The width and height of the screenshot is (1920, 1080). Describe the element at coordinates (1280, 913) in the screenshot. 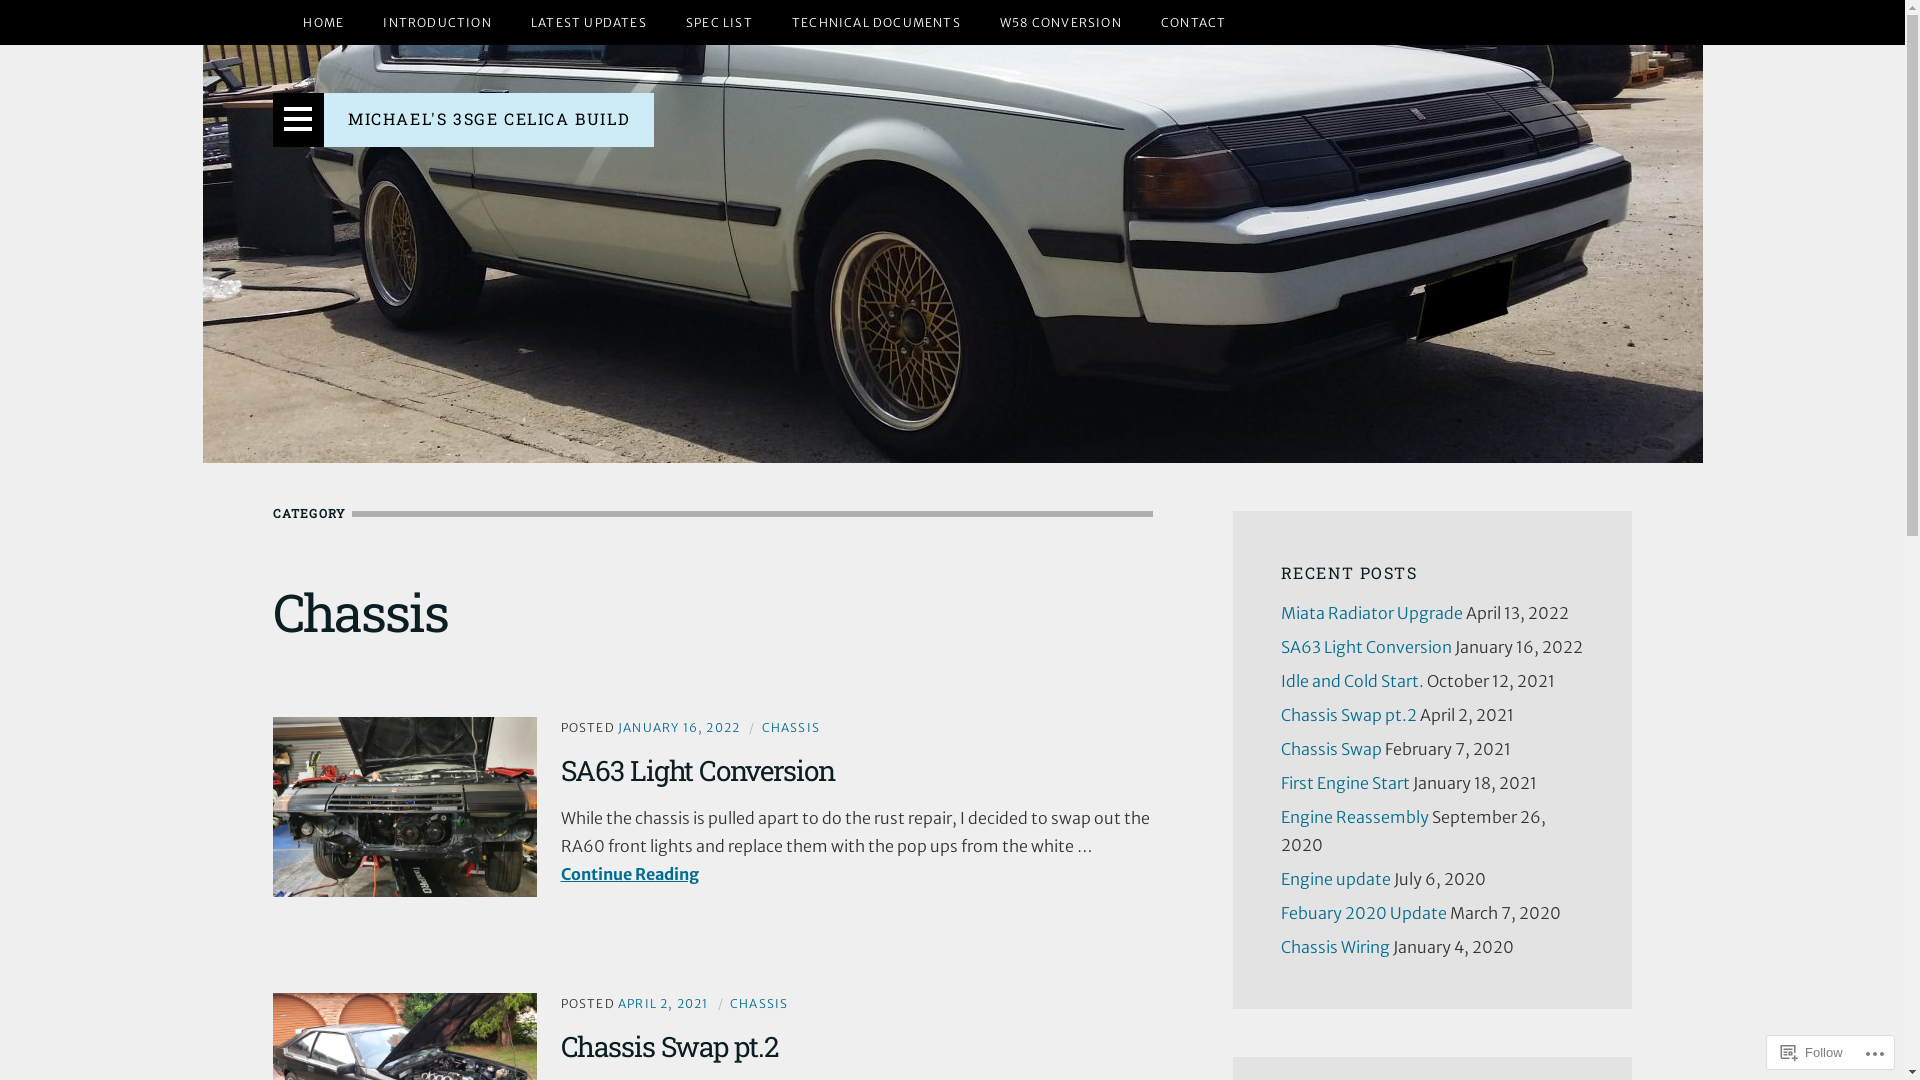

I see `'Febuary 2020 Update'` at that location.